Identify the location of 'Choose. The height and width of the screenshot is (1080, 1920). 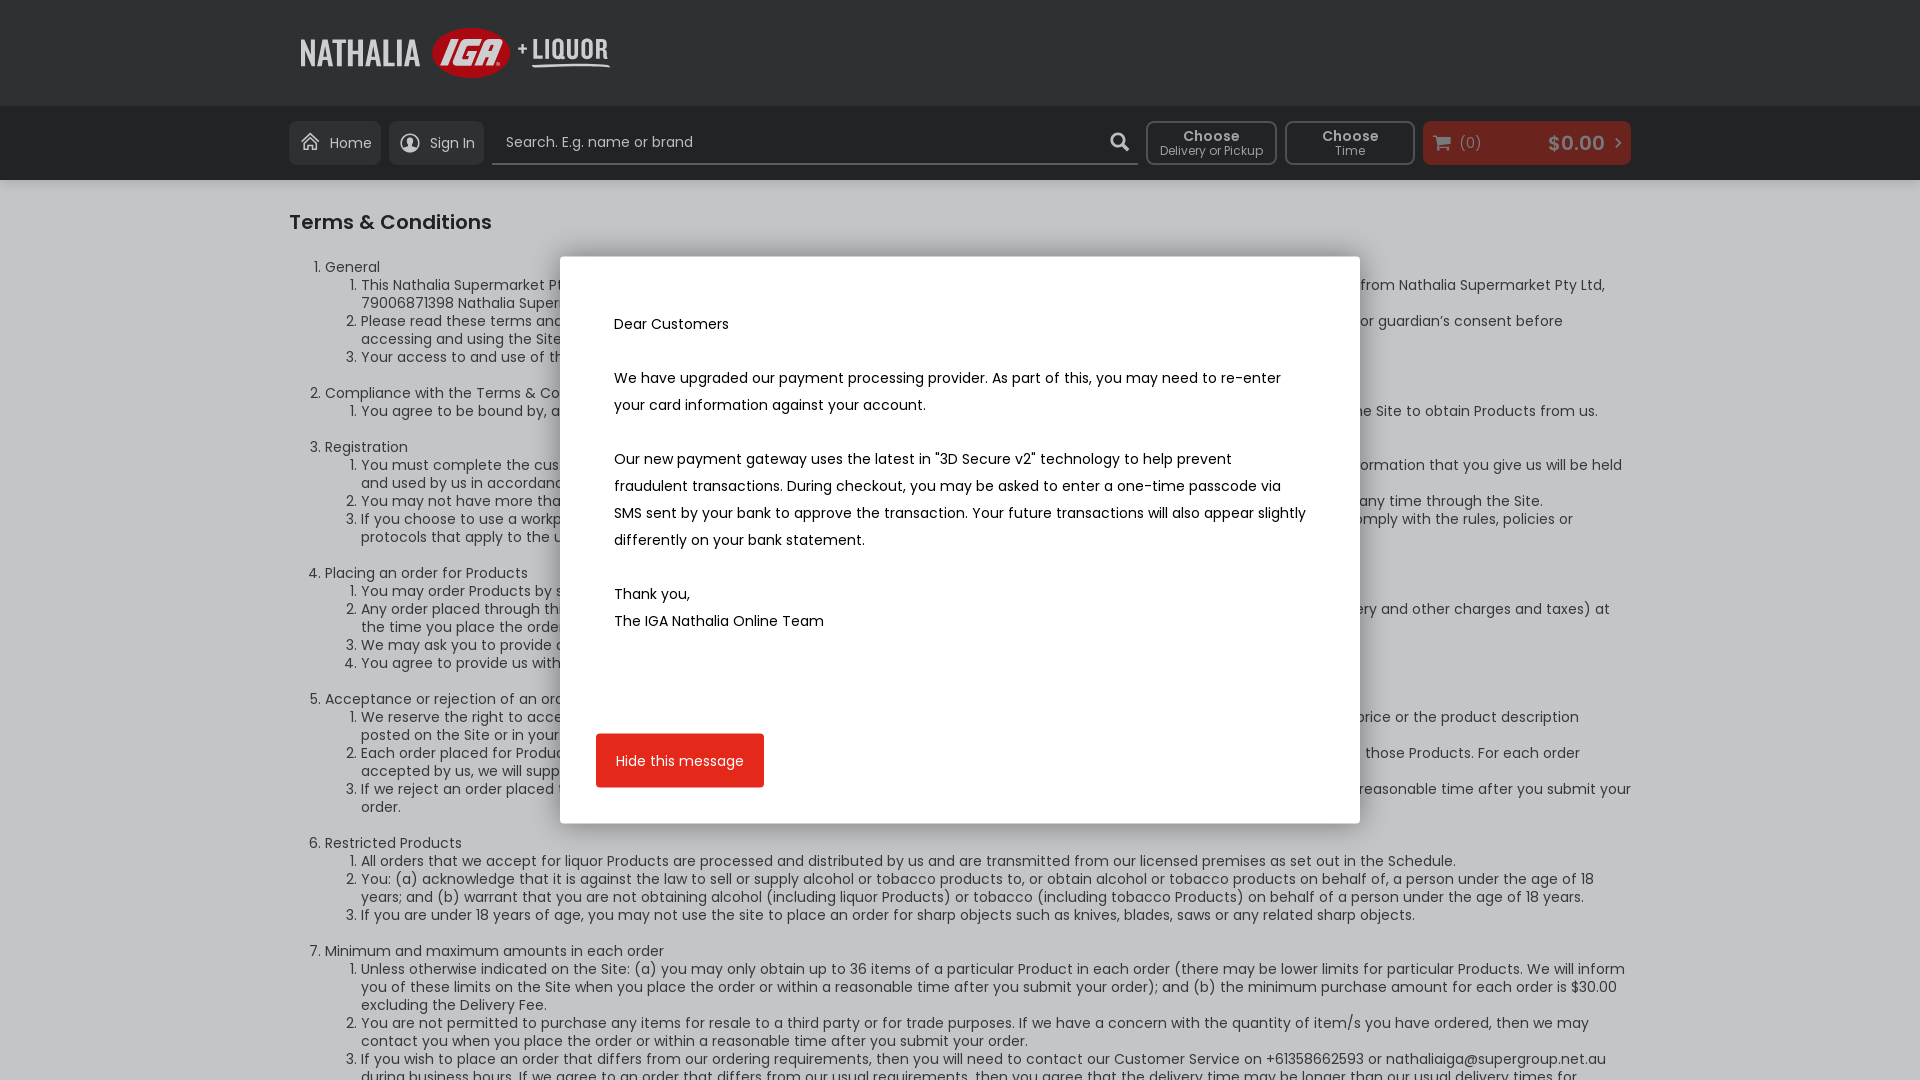
(1349, 141).